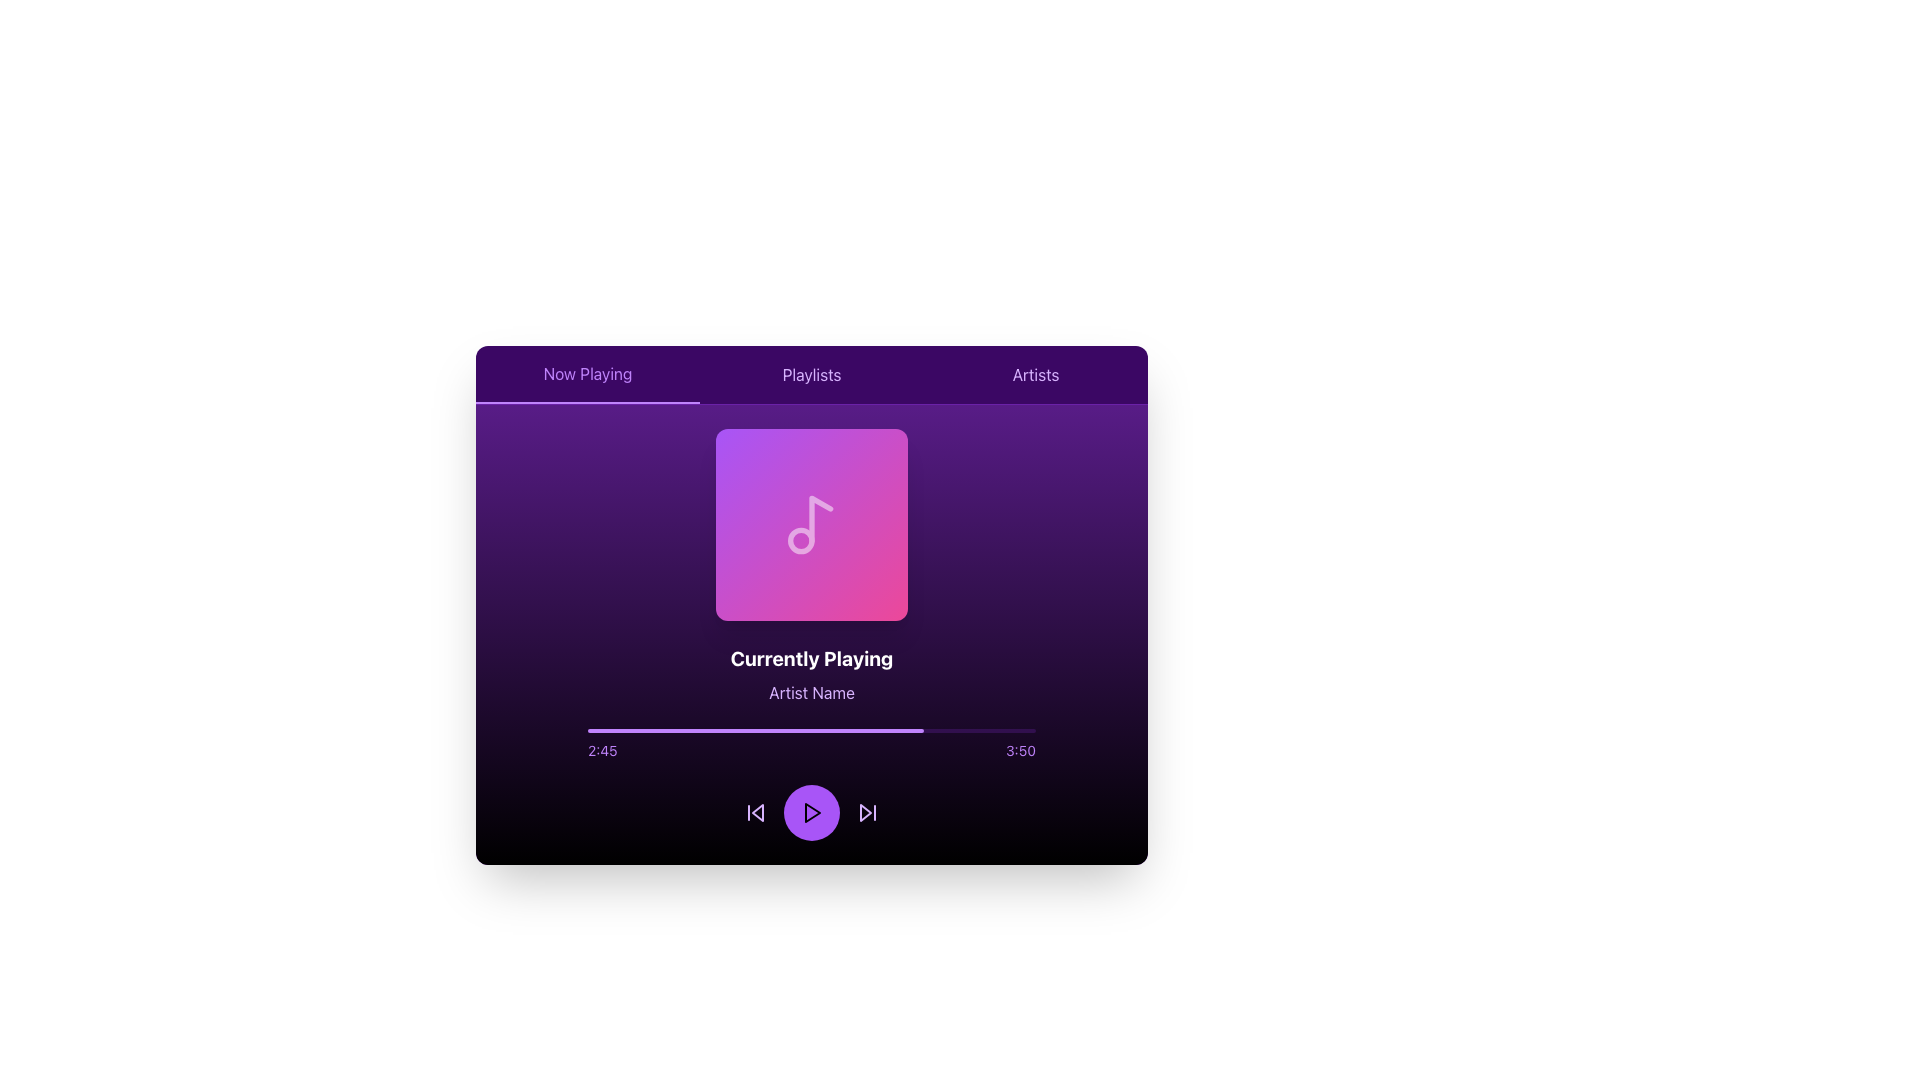 Image resolution: width=1920 pixels, height=1080 pixels. Describe the element at coordinates (811, 813) in the screenshot. I see `the middle button that toggles audio playback, located centrally at the bottom of the interface between two skip buttons` at that location.